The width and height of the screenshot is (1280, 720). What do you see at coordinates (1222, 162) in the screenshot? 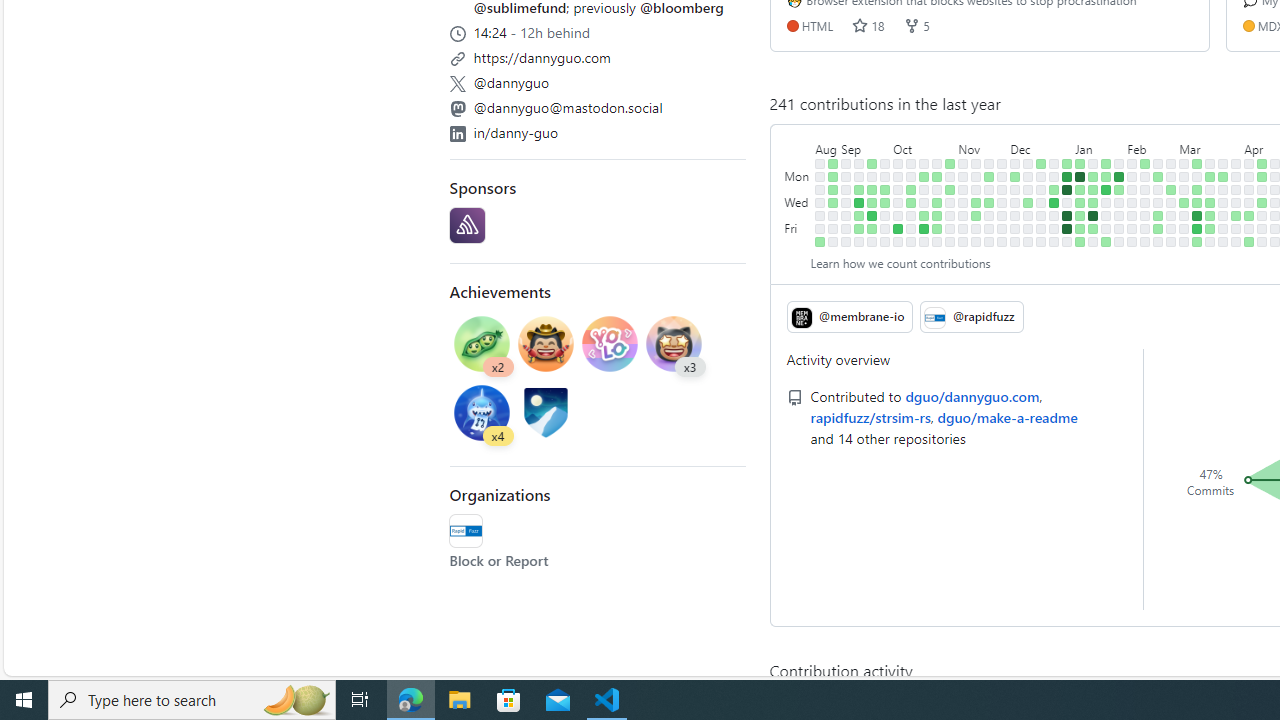
I see `'No contributions on March 24th.'` at bounding box center [1222, 162].